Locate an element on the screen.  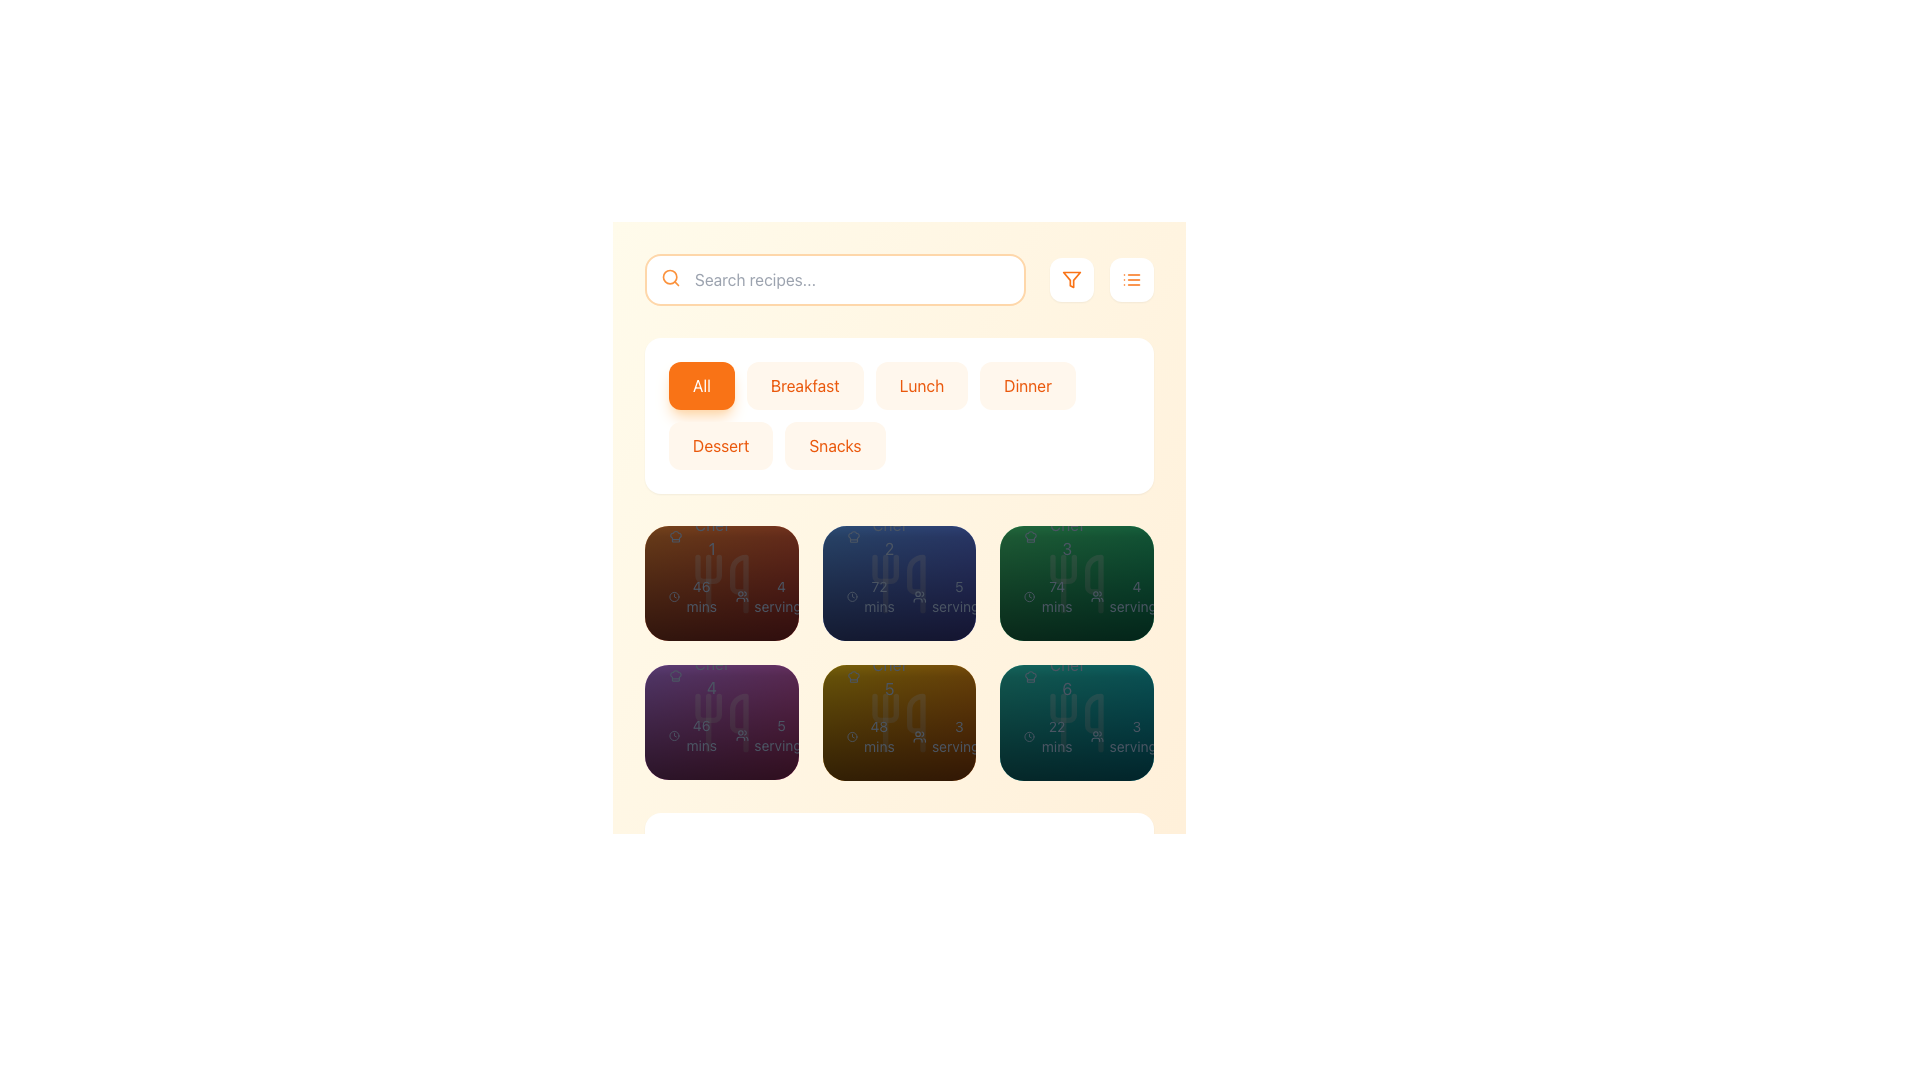
the recipe card located in the bottom row of the grid, which is the last element in its row is located at coordinates (1075, 675).